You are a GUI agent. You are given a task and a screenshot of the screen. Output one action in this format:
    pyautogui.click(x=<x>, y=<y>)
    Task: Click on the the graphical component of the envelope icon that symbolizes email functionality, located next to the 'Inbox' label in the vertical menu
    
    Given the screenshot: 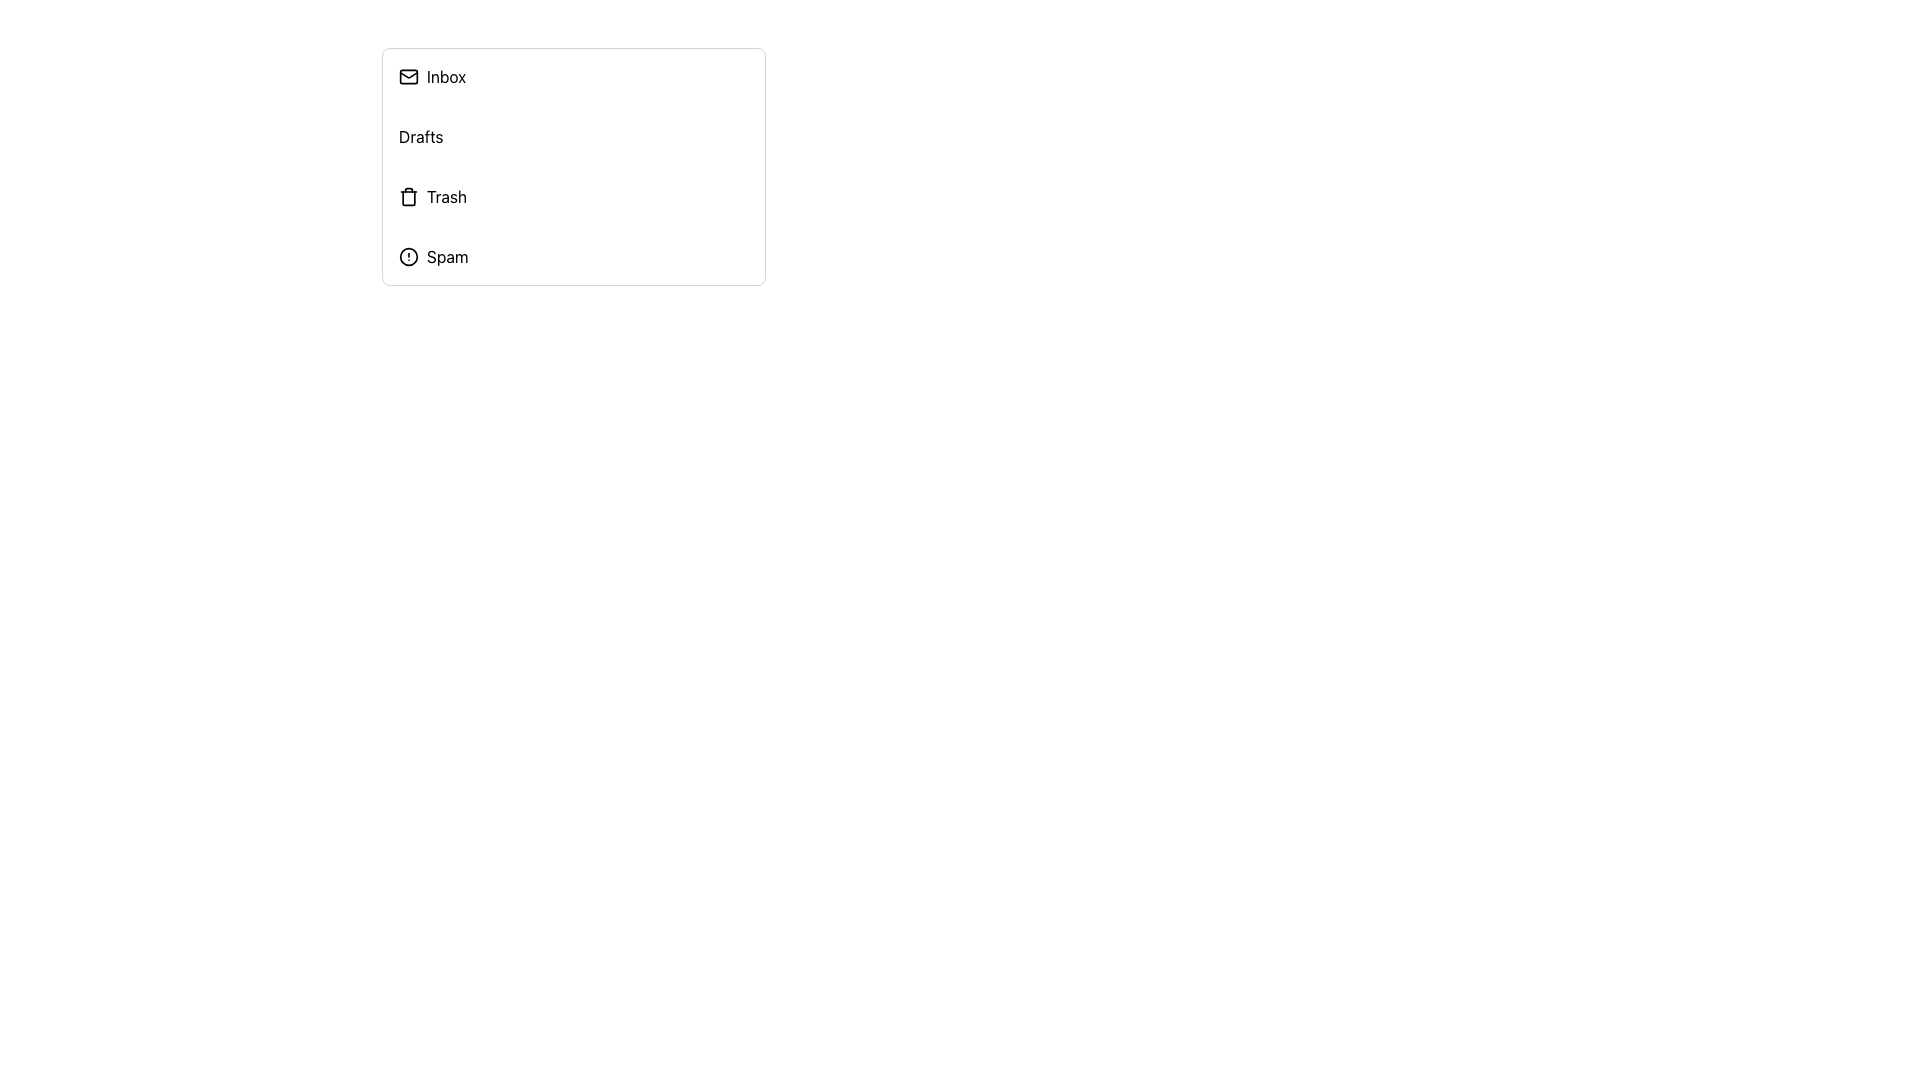 What is the action you would take?
    pyautogui.click(x=407, y=76)
    